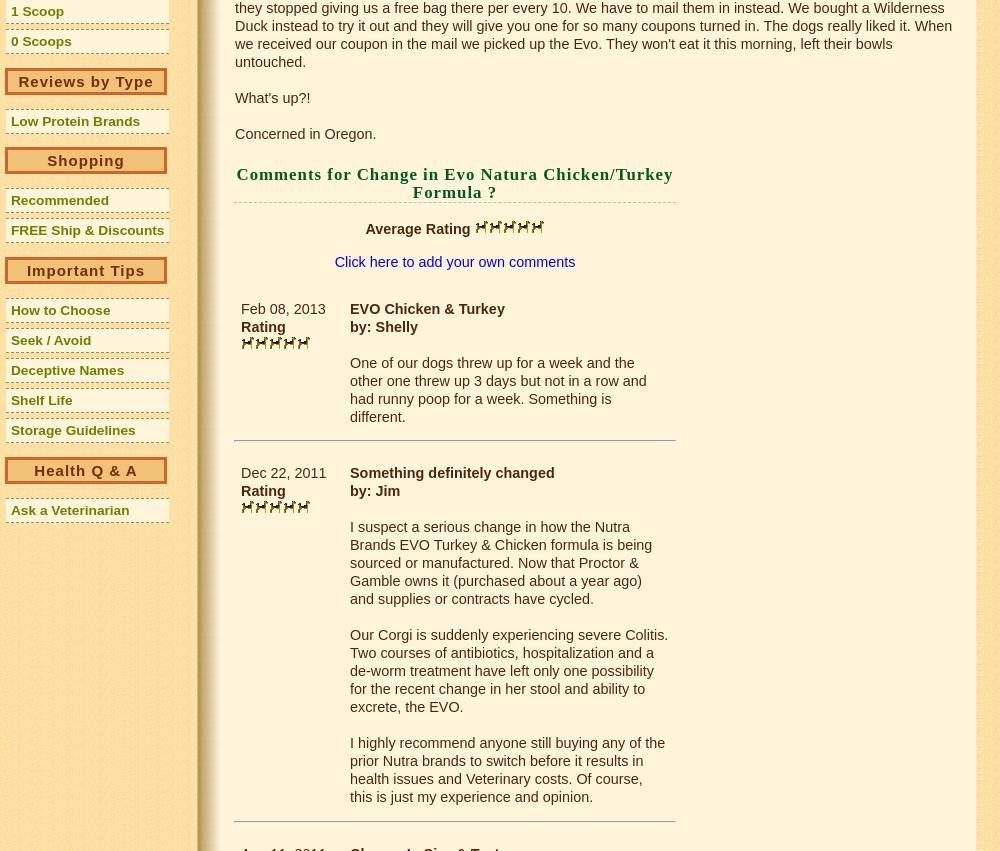 The height and width of the screenshot is (851, 1000). What do you see at coordinates (383, 326) in the screenshot?
I see `'by: Shelly'` at bounding box center [383, 326].